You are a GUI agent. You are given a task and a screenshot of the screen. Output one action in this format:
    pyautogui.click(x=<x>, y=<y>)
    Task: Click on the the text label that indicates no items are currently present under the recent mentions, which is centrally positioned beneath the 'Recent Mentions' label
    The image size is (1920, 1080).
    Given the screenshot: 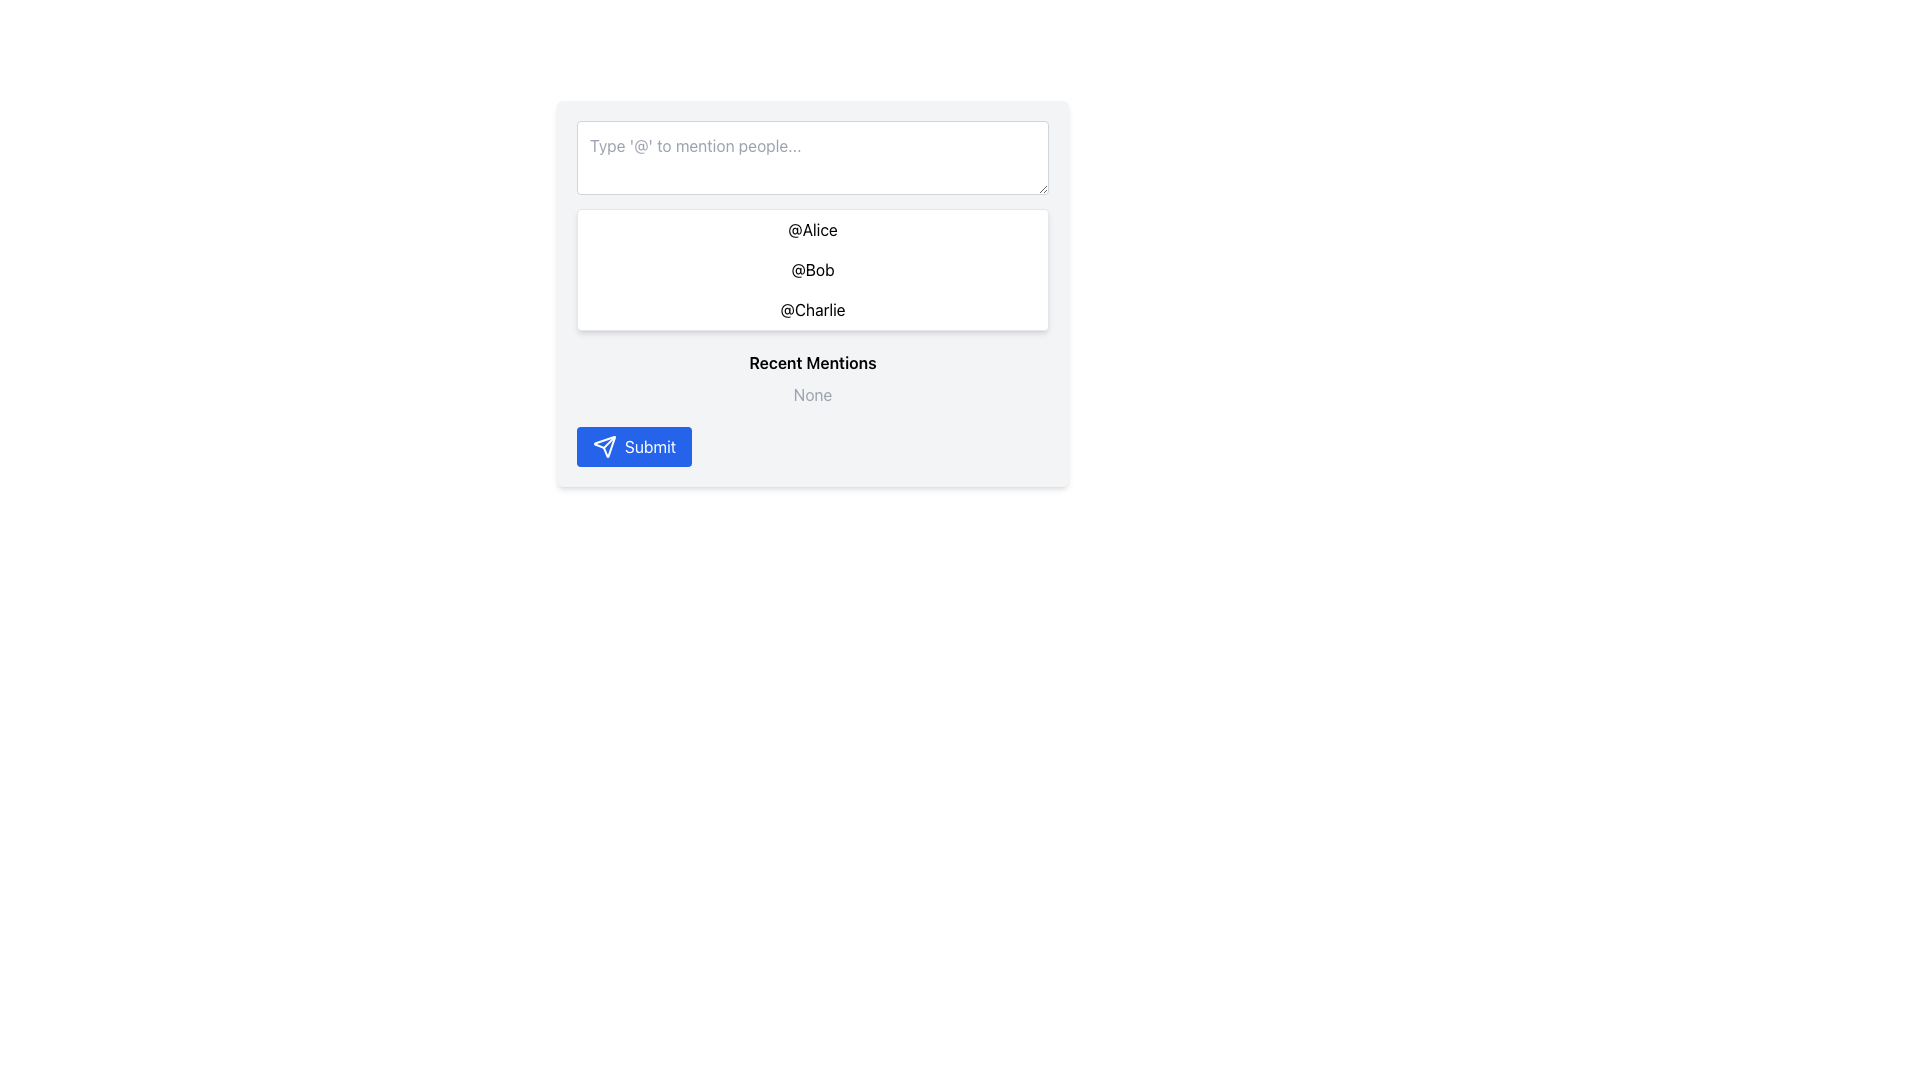 What is the action you would take?
    pyautogui.click(x=812, y=394)
    